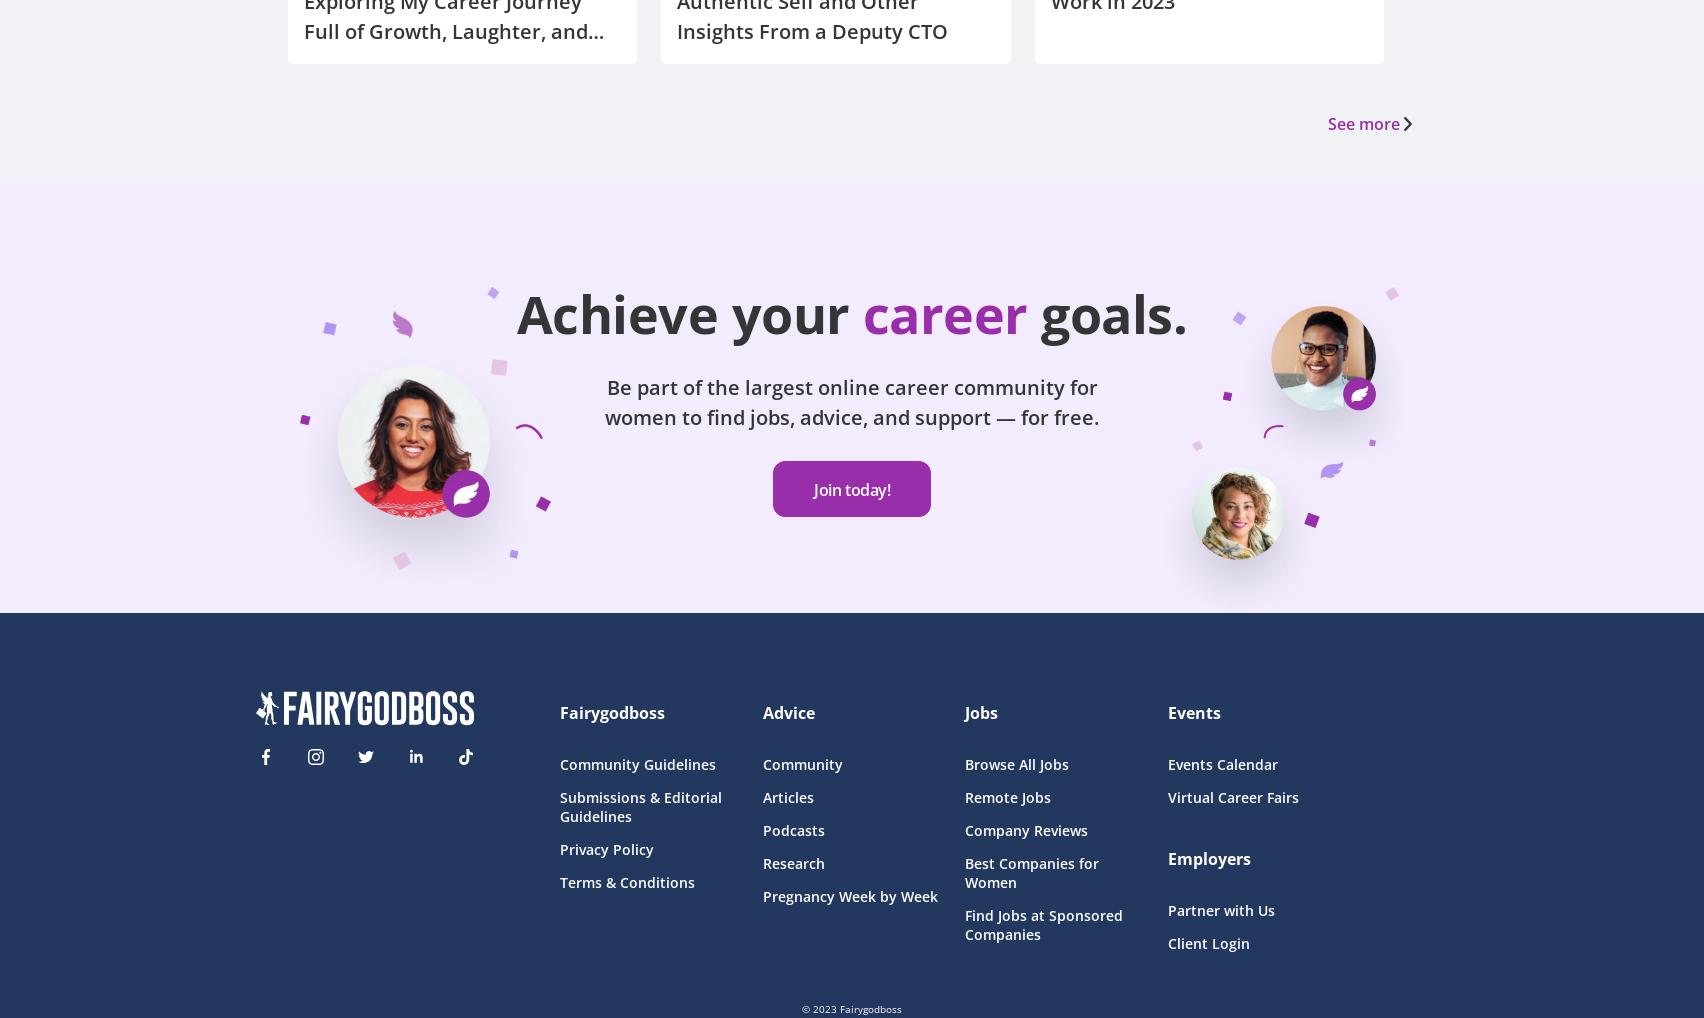  Describe the element at coordinates (848, 895) in the screenshot. I see `'Pregnancy Week by Week'` at that location.